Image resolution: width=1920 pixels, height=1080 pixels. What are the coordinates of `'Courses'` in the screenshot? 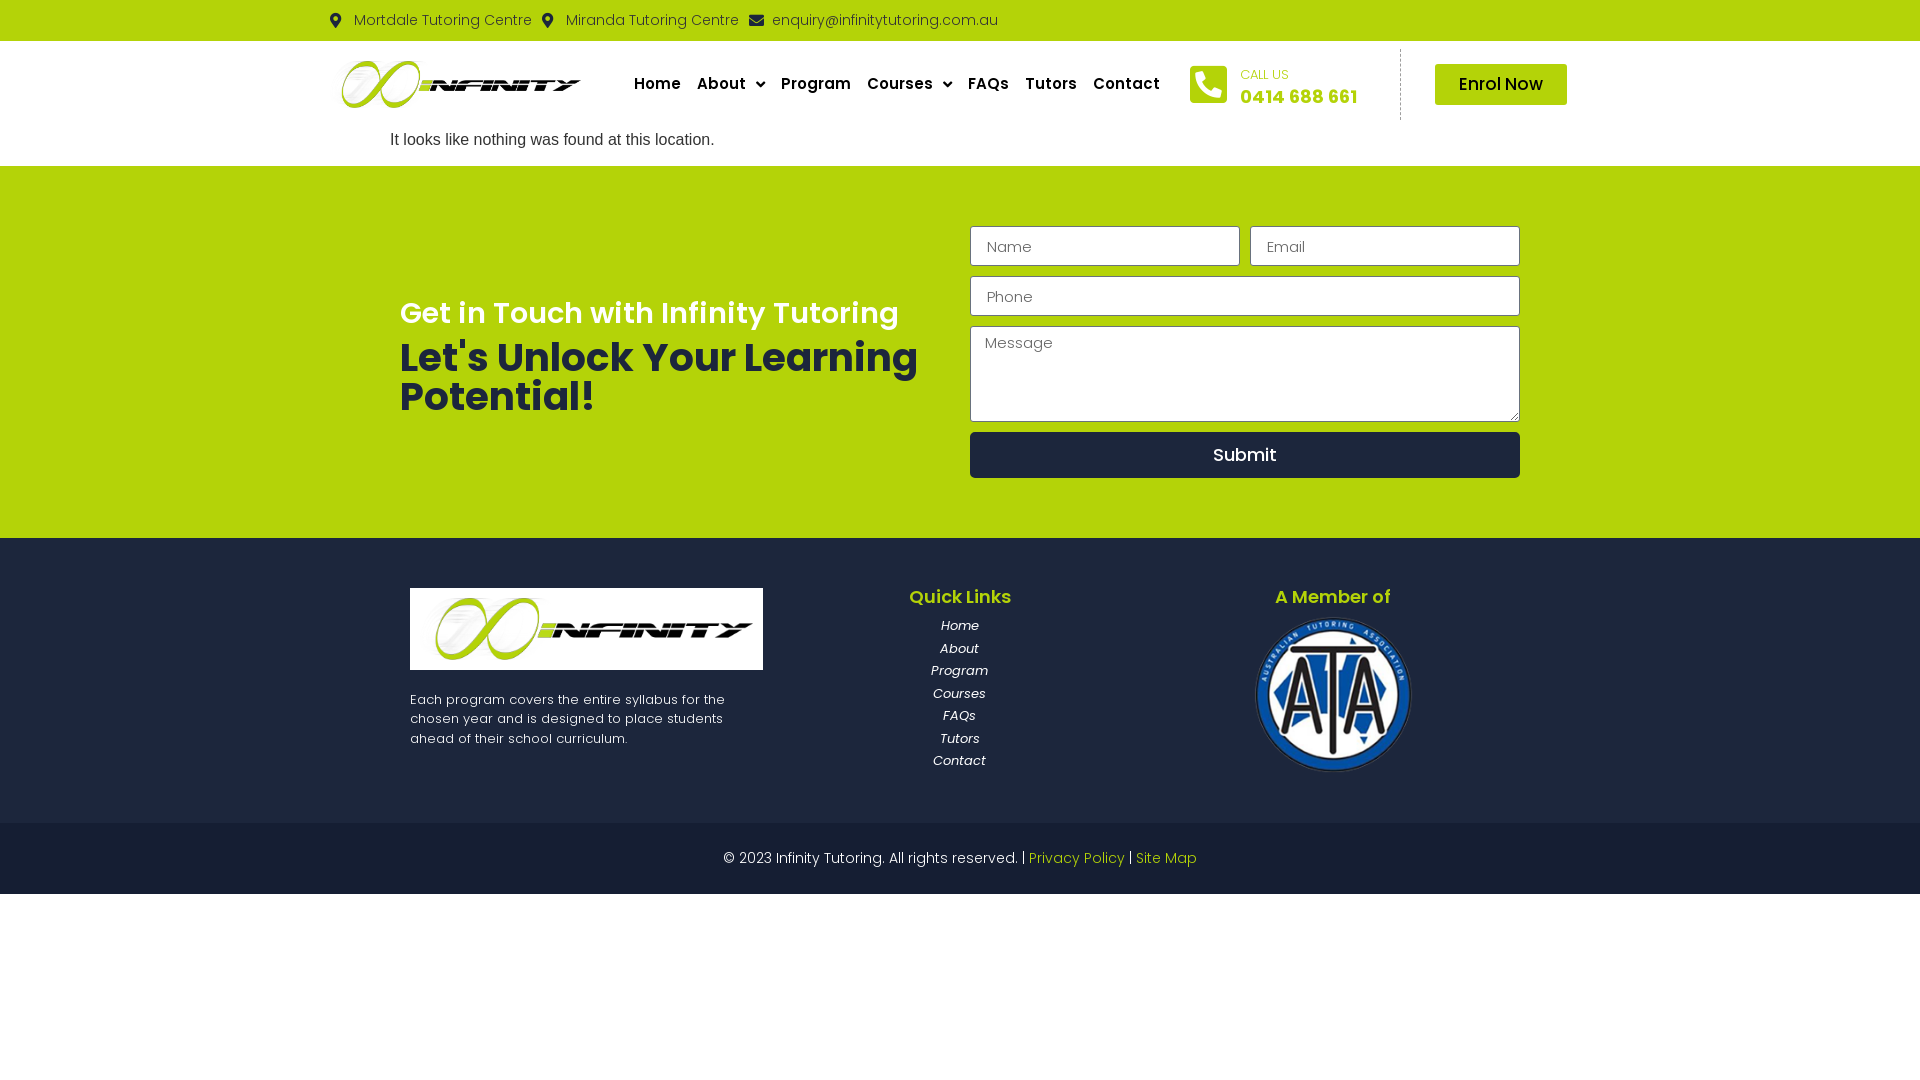 It's located at (958, 693).